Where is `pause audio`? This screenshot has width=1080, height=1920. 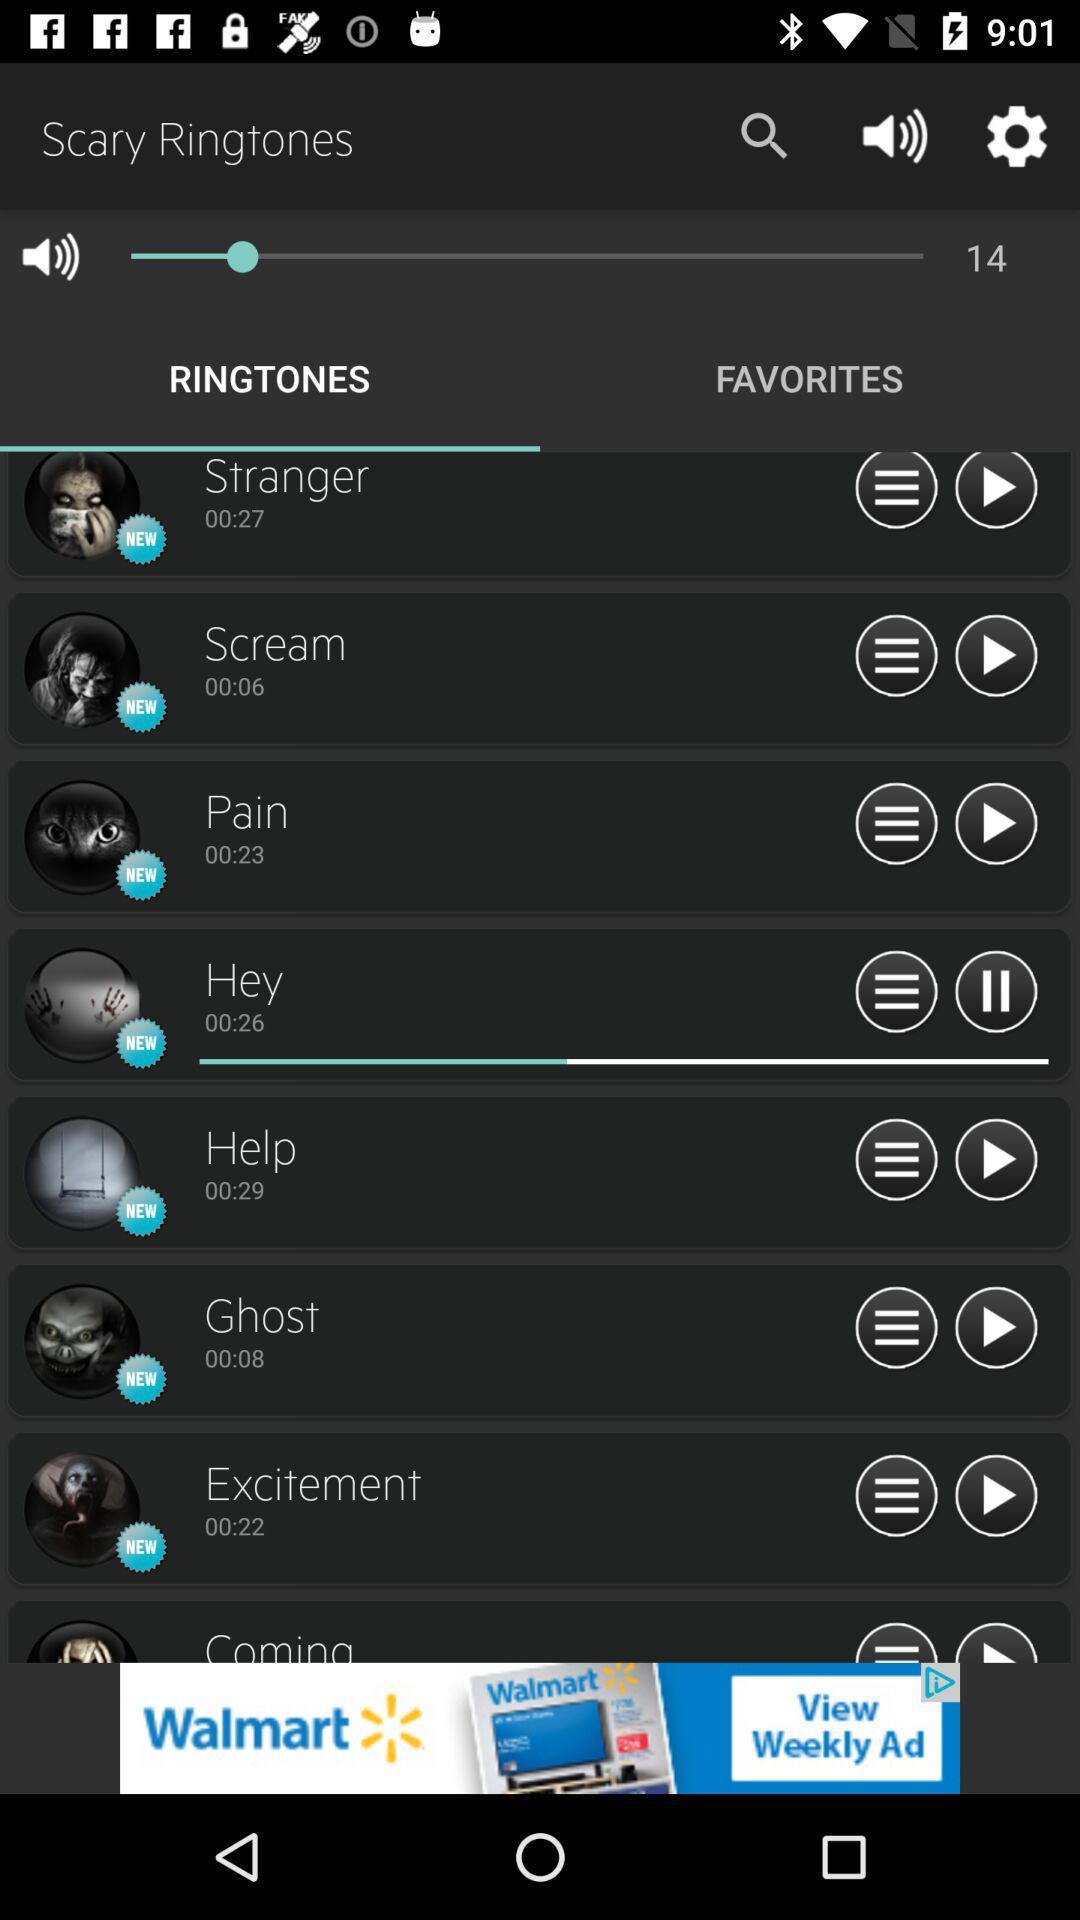
pause audio is located at coordinates (995, 993).